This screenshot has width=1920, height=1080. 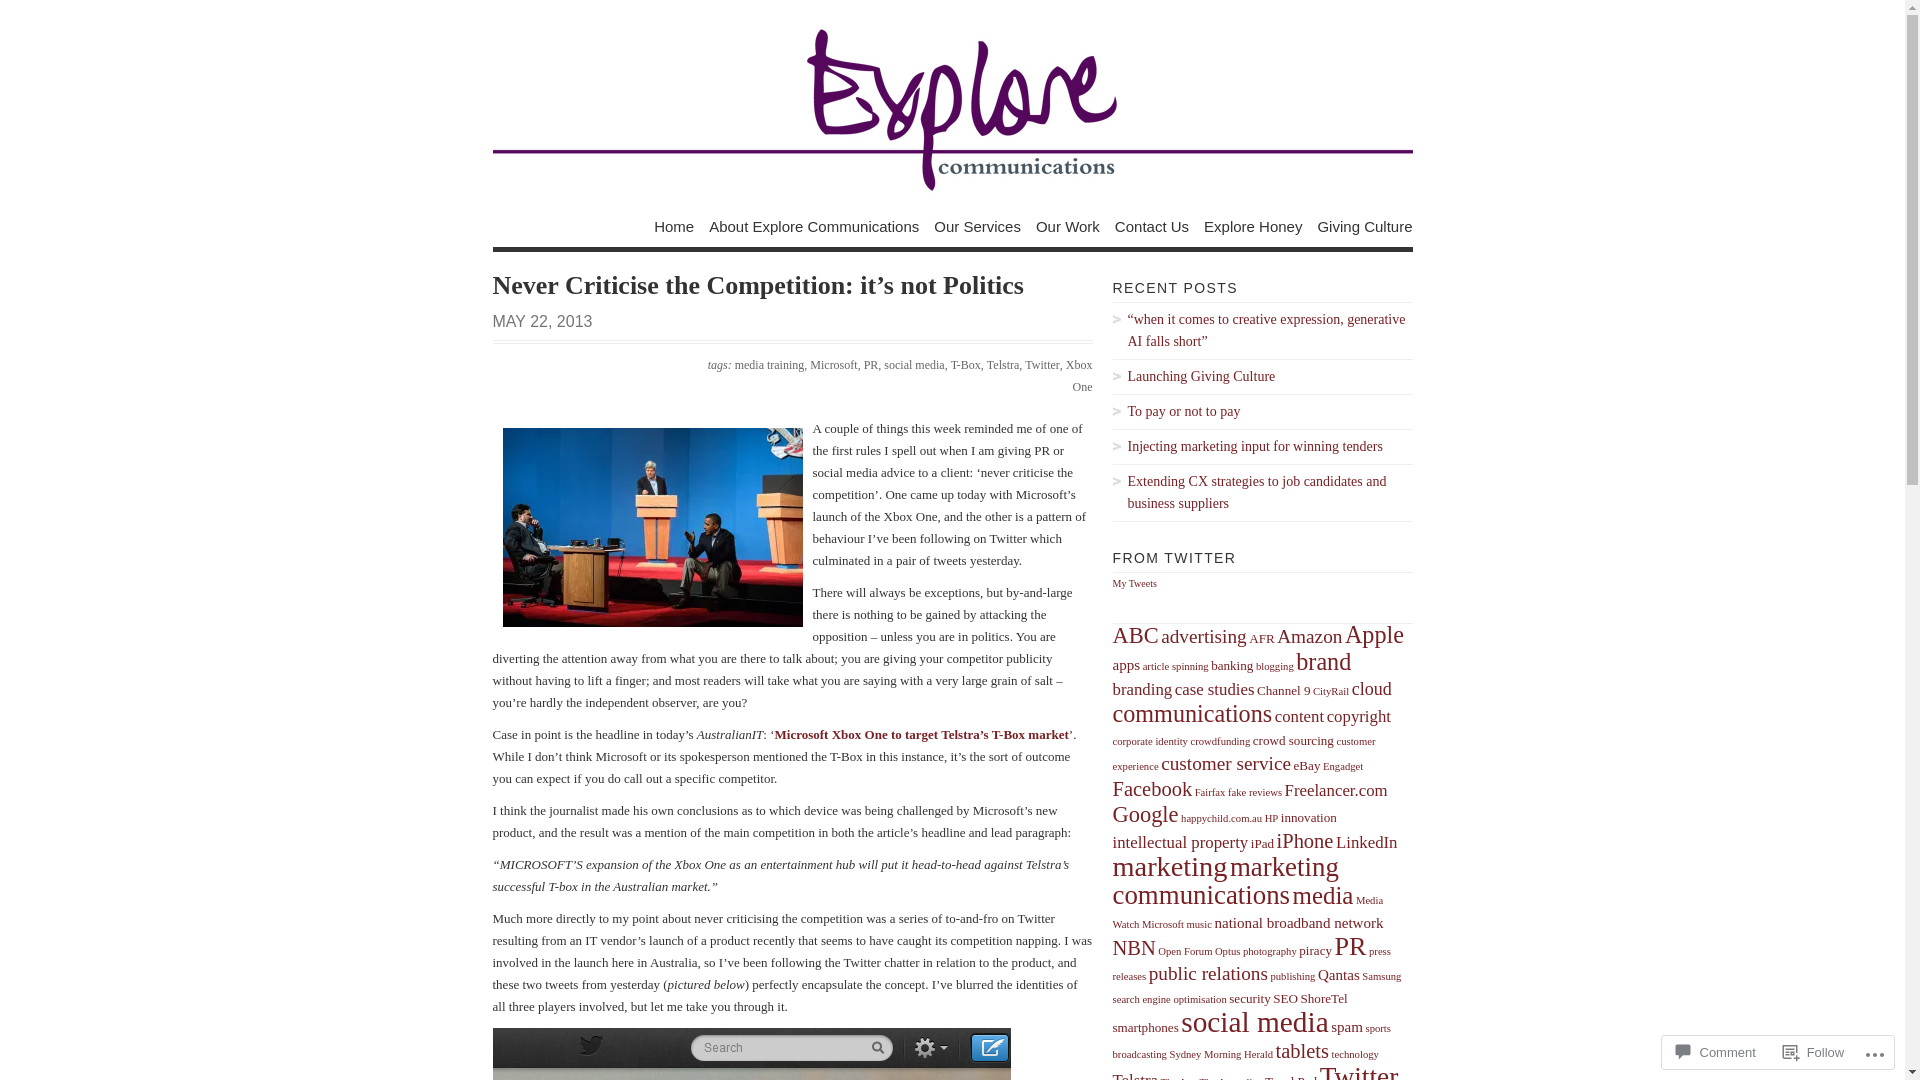 I want to click on 'public relations', so click(x=1207, y=972).